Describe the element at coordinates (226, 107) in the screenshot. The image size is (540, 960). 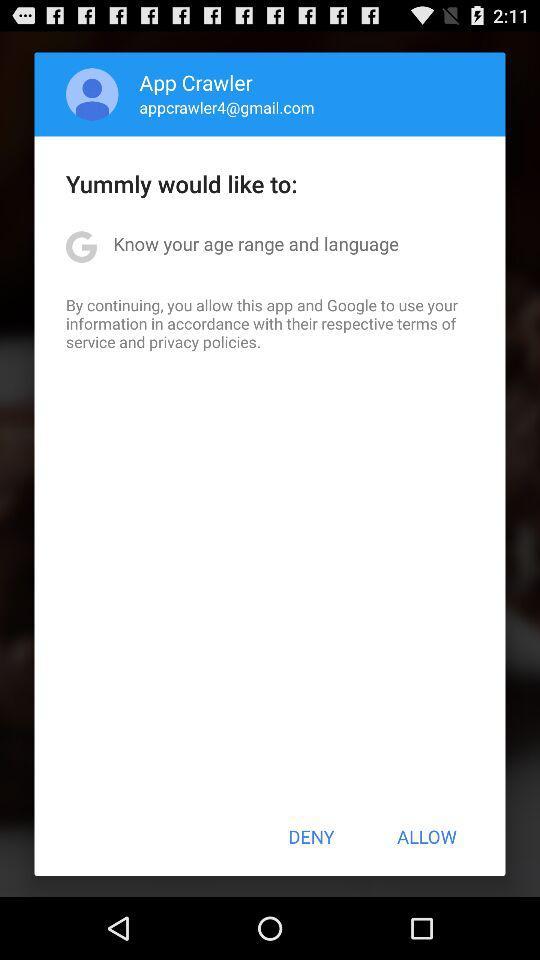
I see `the item above the yummly would like item` at that location.